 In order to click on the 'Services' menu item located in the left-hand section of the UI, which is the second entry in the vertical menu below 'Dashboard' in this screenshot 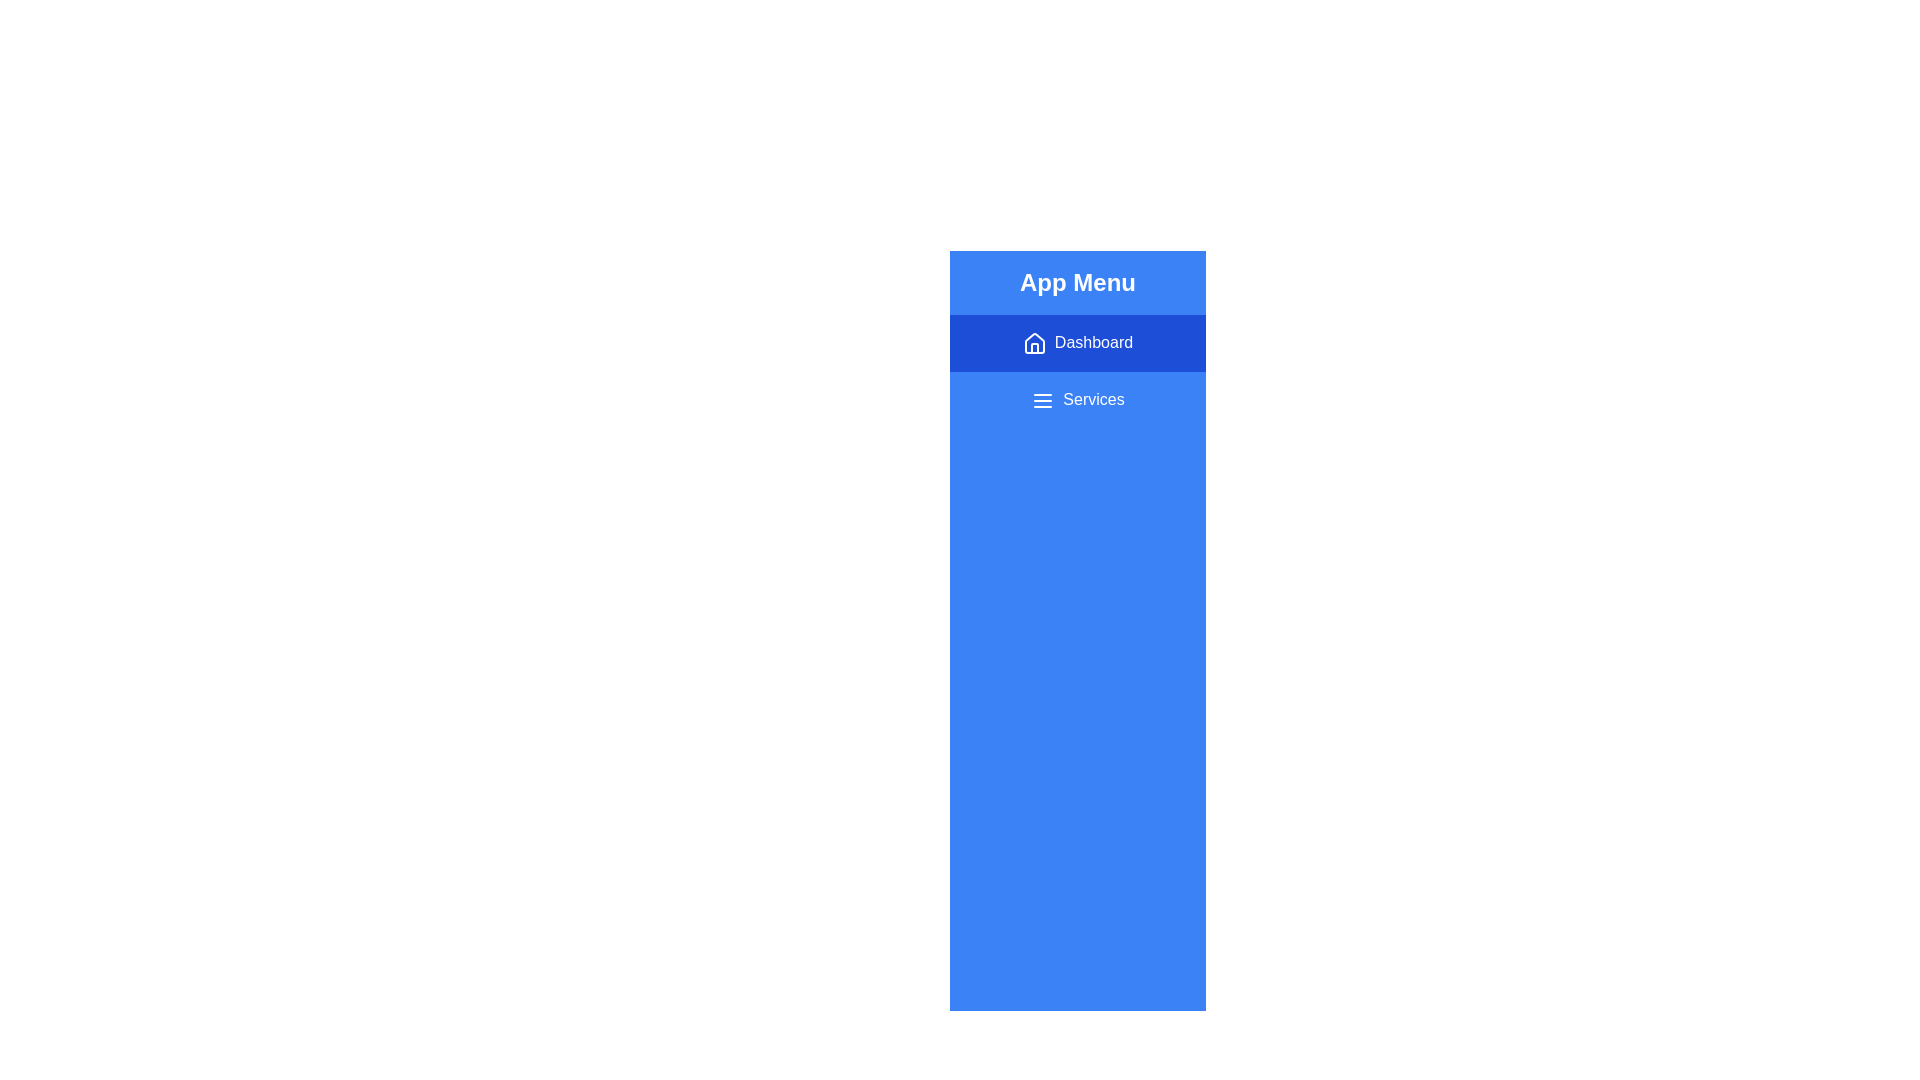, I will do `click(1077, 400)`.